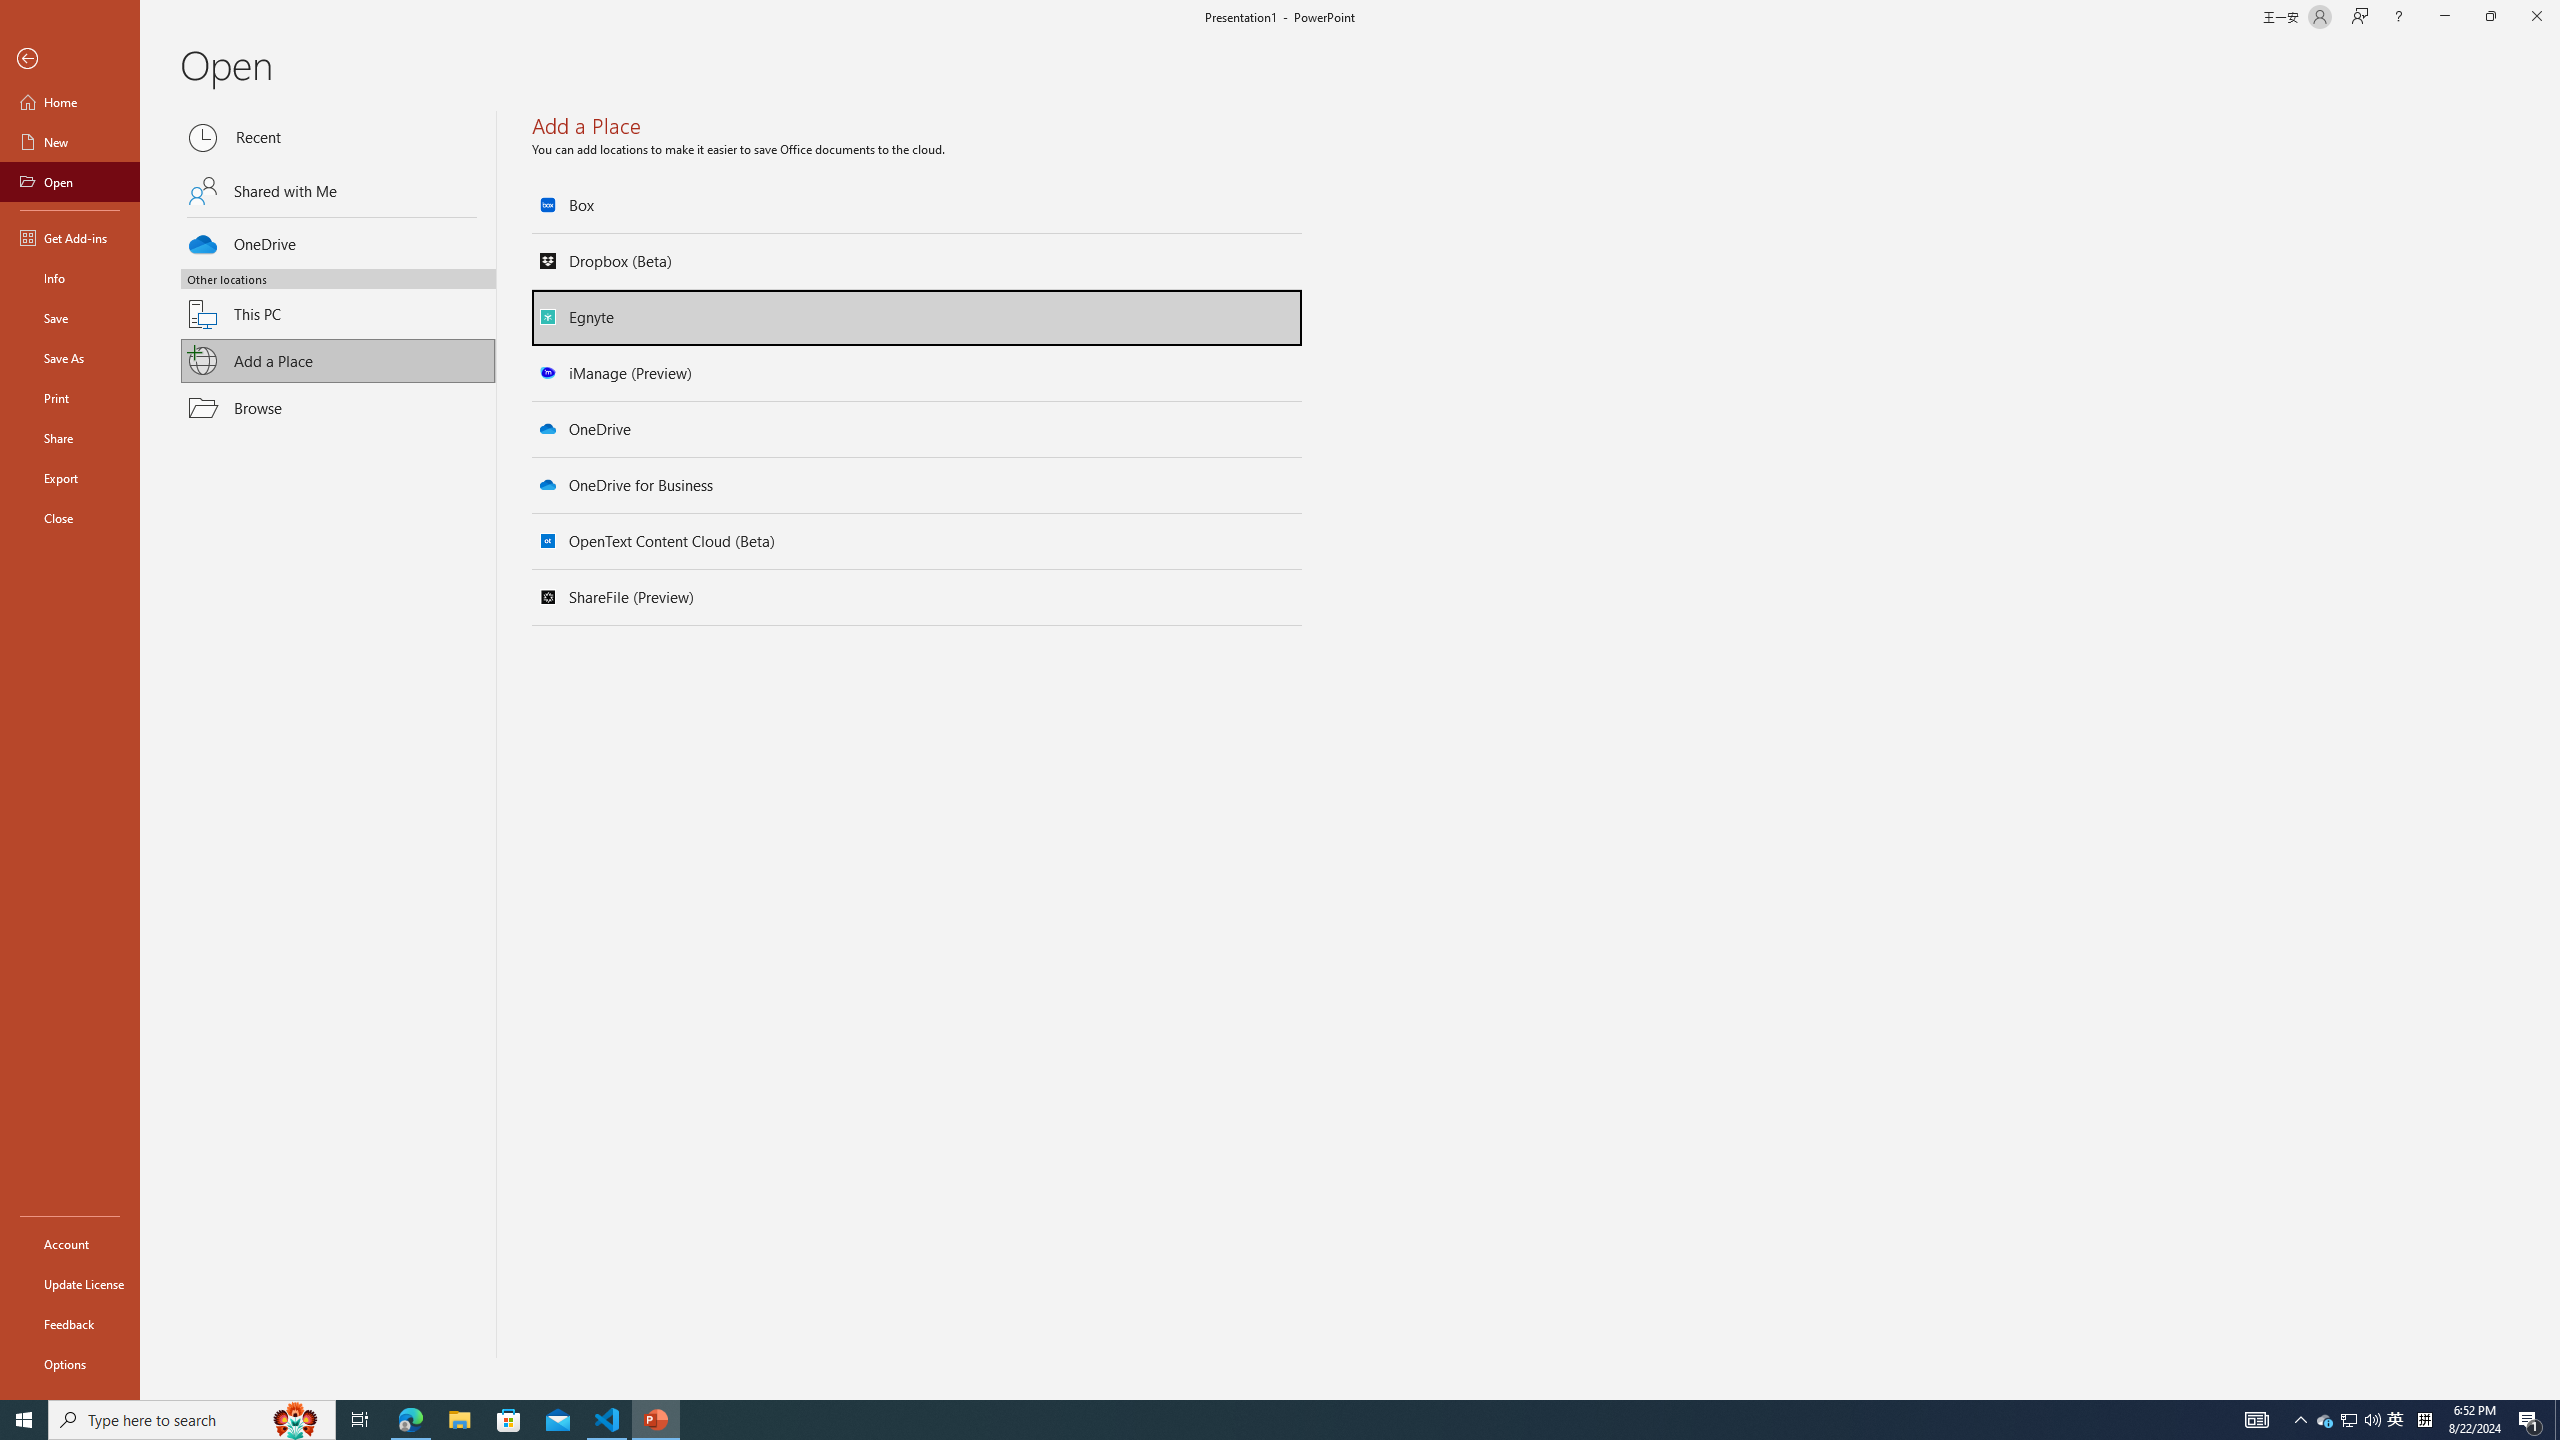  I want to click on 'Get Add-ins', so click(69, 237).